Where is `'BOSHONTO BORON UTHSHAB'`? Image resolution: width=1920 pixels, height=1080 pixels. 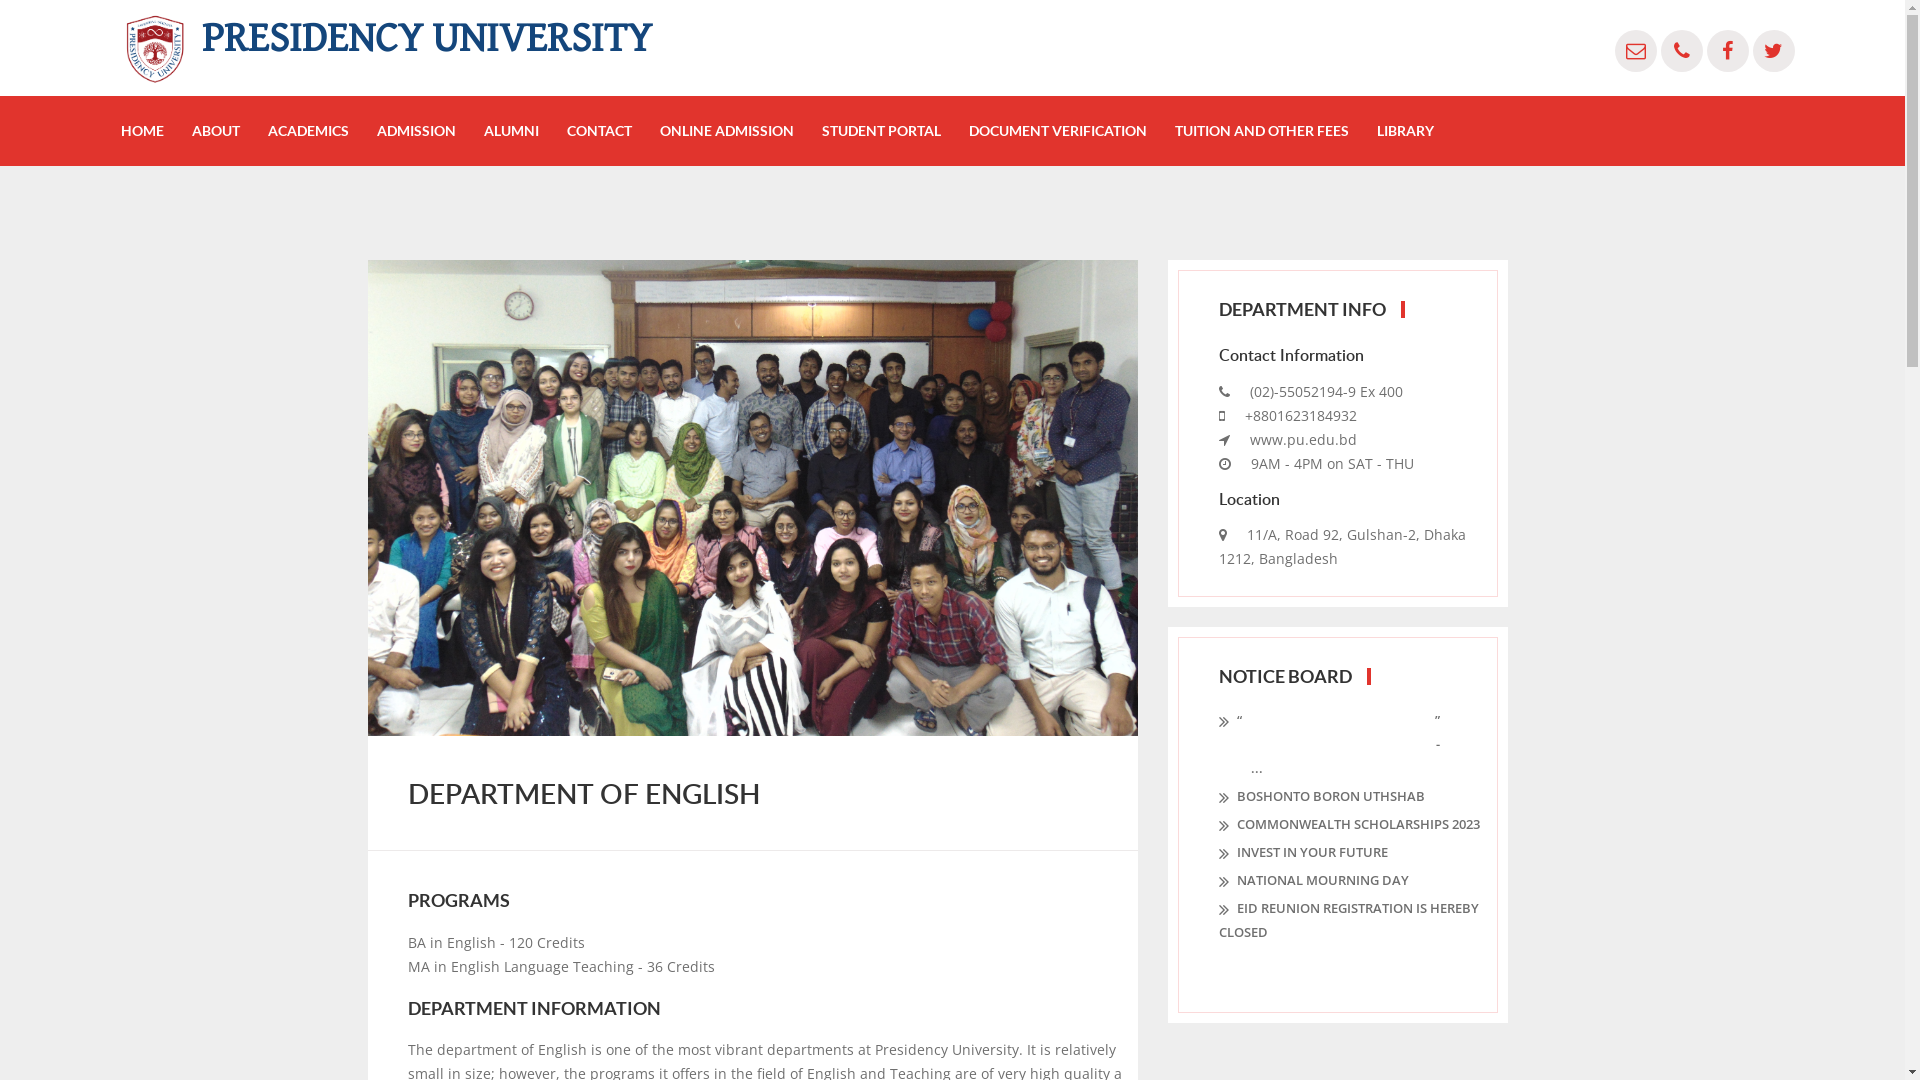 'BOSHONTO BORON UTHSHAB' is located at coordinates (1320, 794).